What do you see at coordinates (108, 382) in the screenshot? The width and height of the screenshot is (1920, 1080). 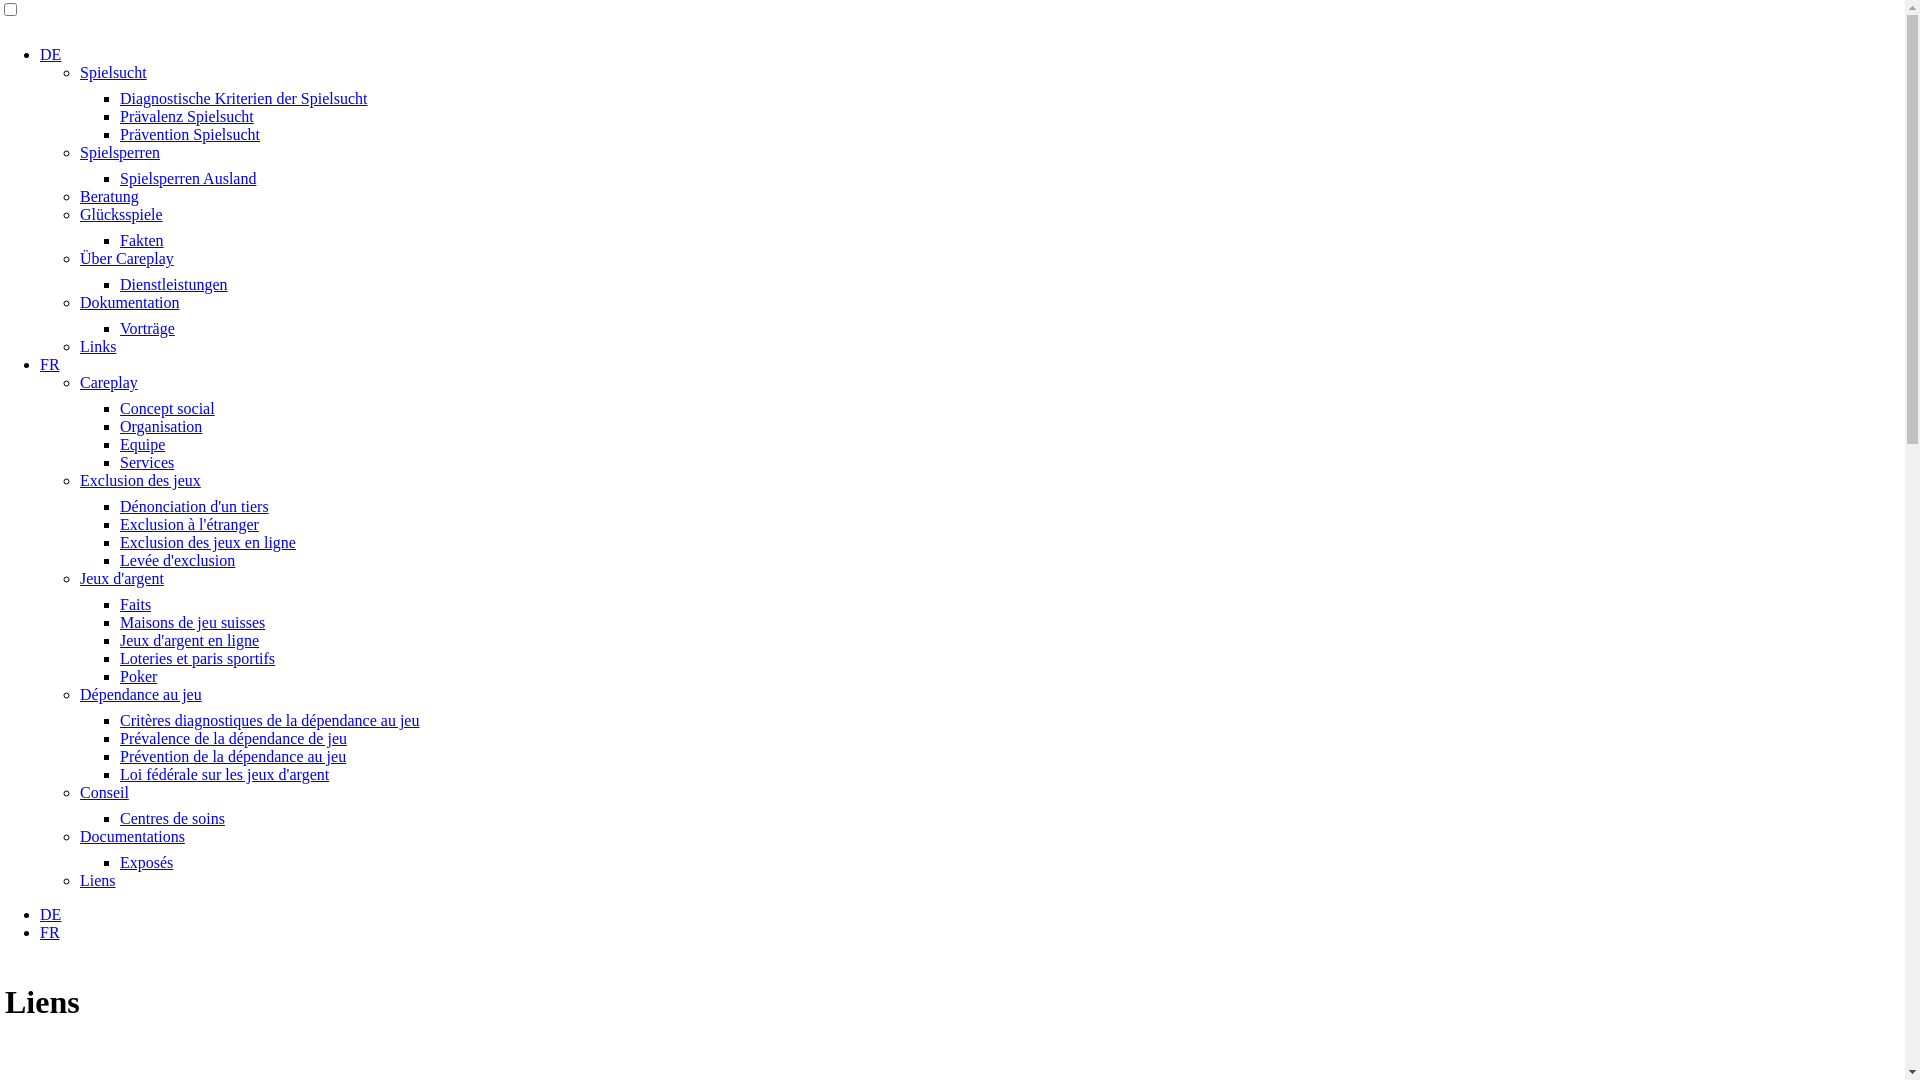 I see `'Careplay'` at bounding box center [108, 382].